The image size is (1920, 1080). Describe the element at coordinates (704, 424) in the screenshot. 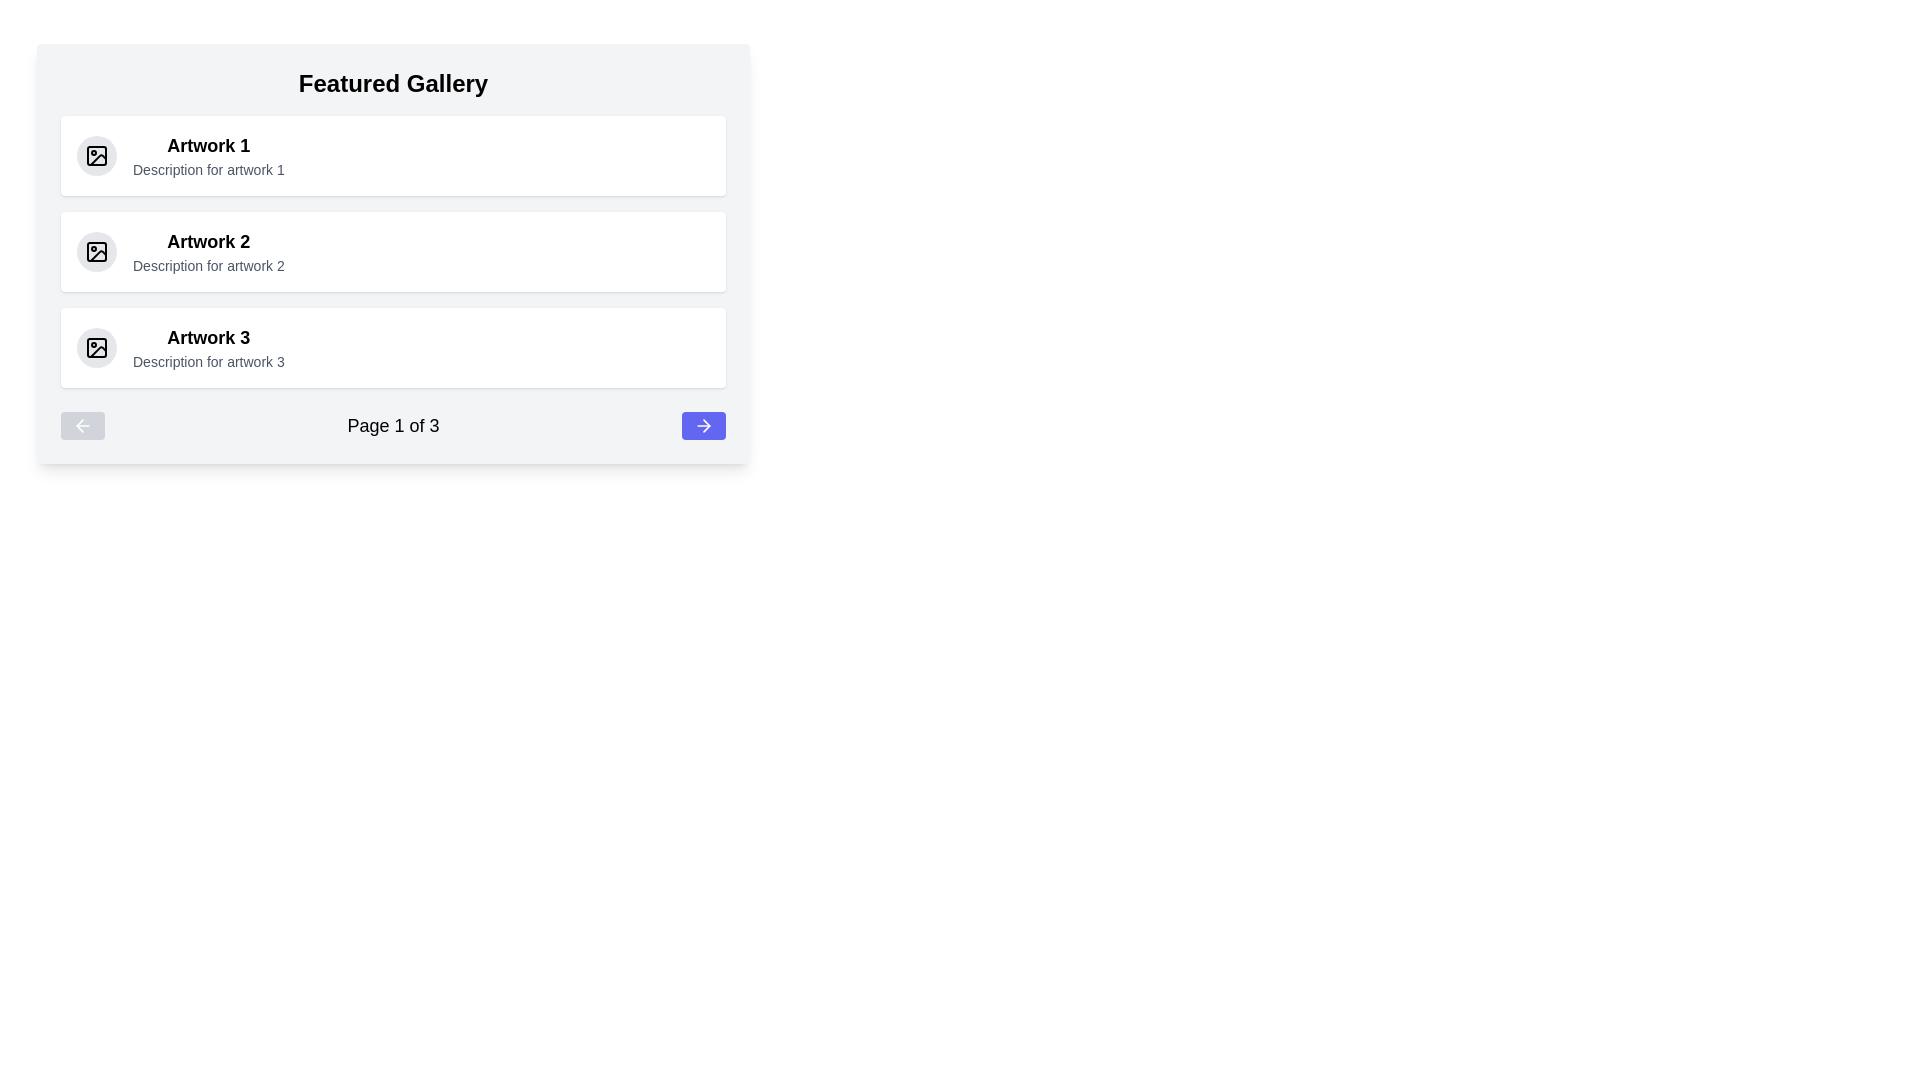

I see `the Button Icon located at the bottom-right corner of the interface` at that location.